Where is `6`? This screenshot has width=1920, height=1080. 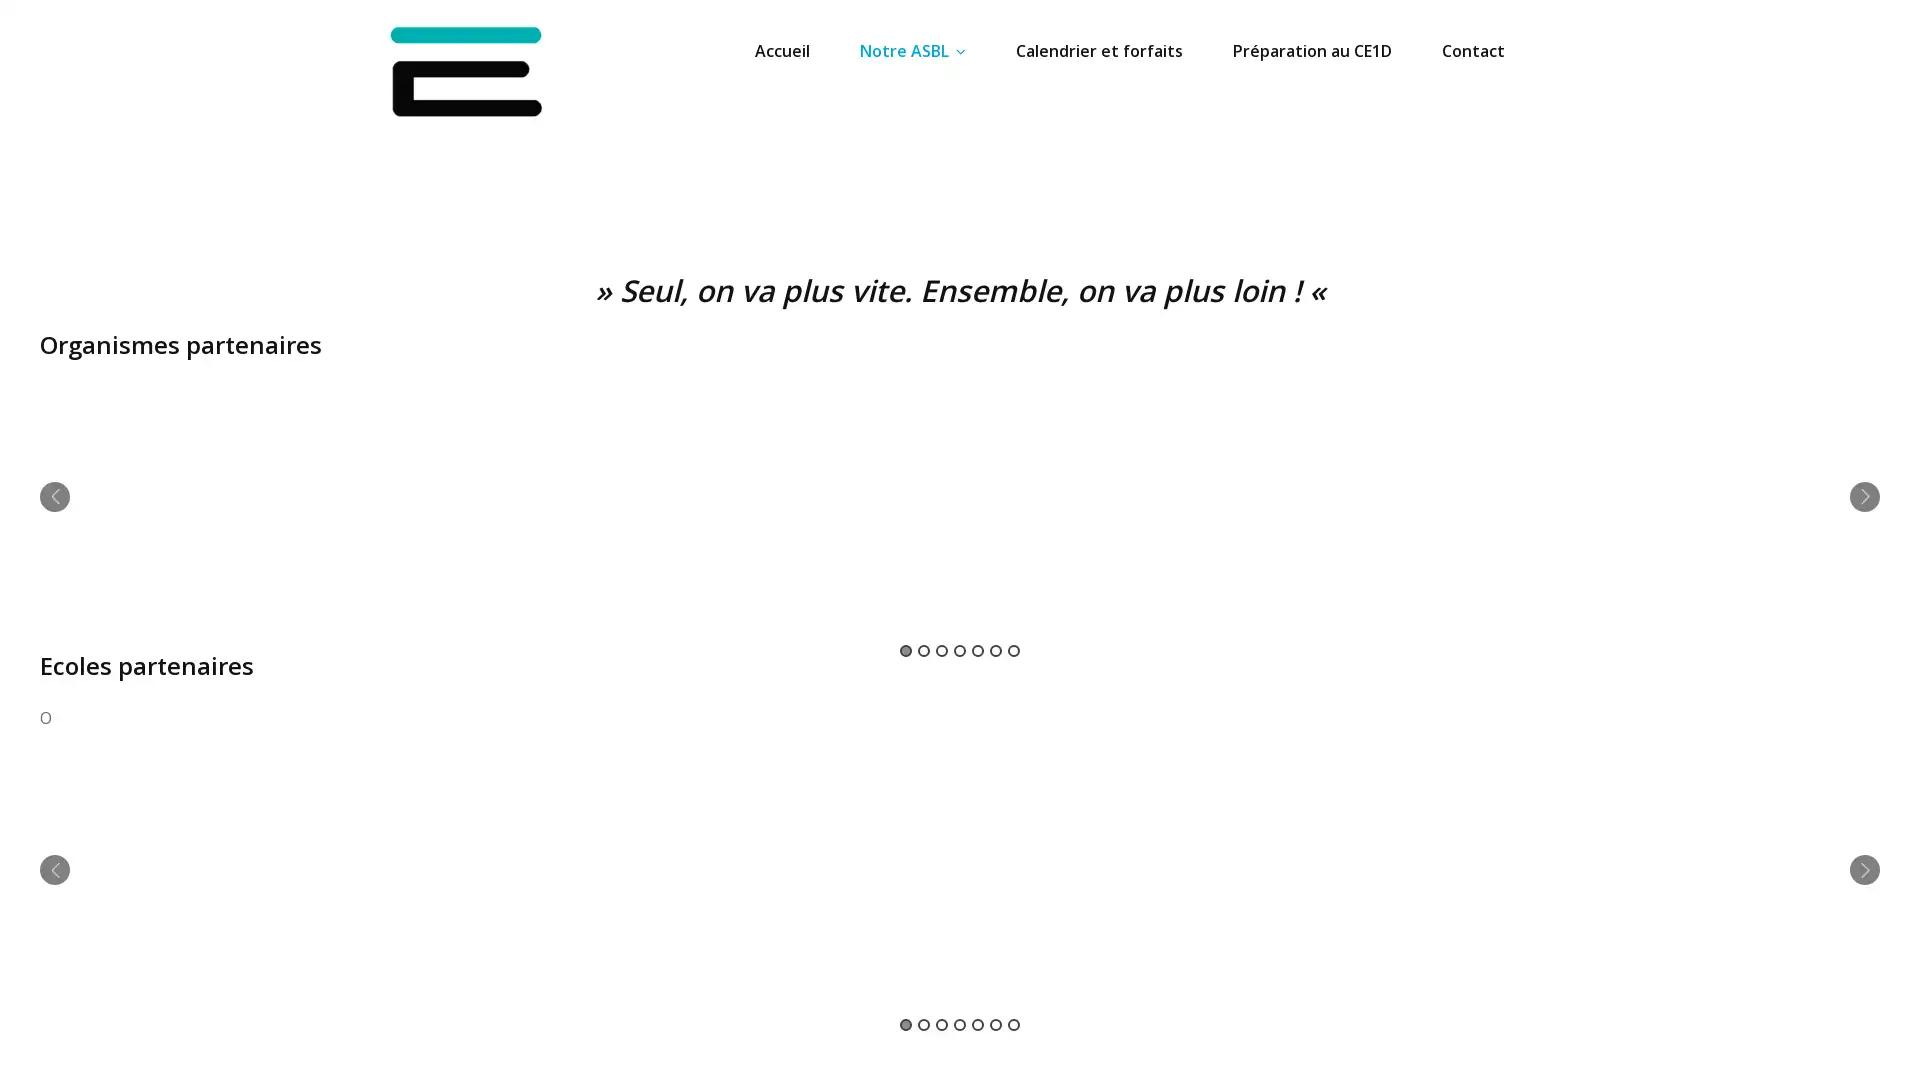 6 is located at coordinates (996, 651).